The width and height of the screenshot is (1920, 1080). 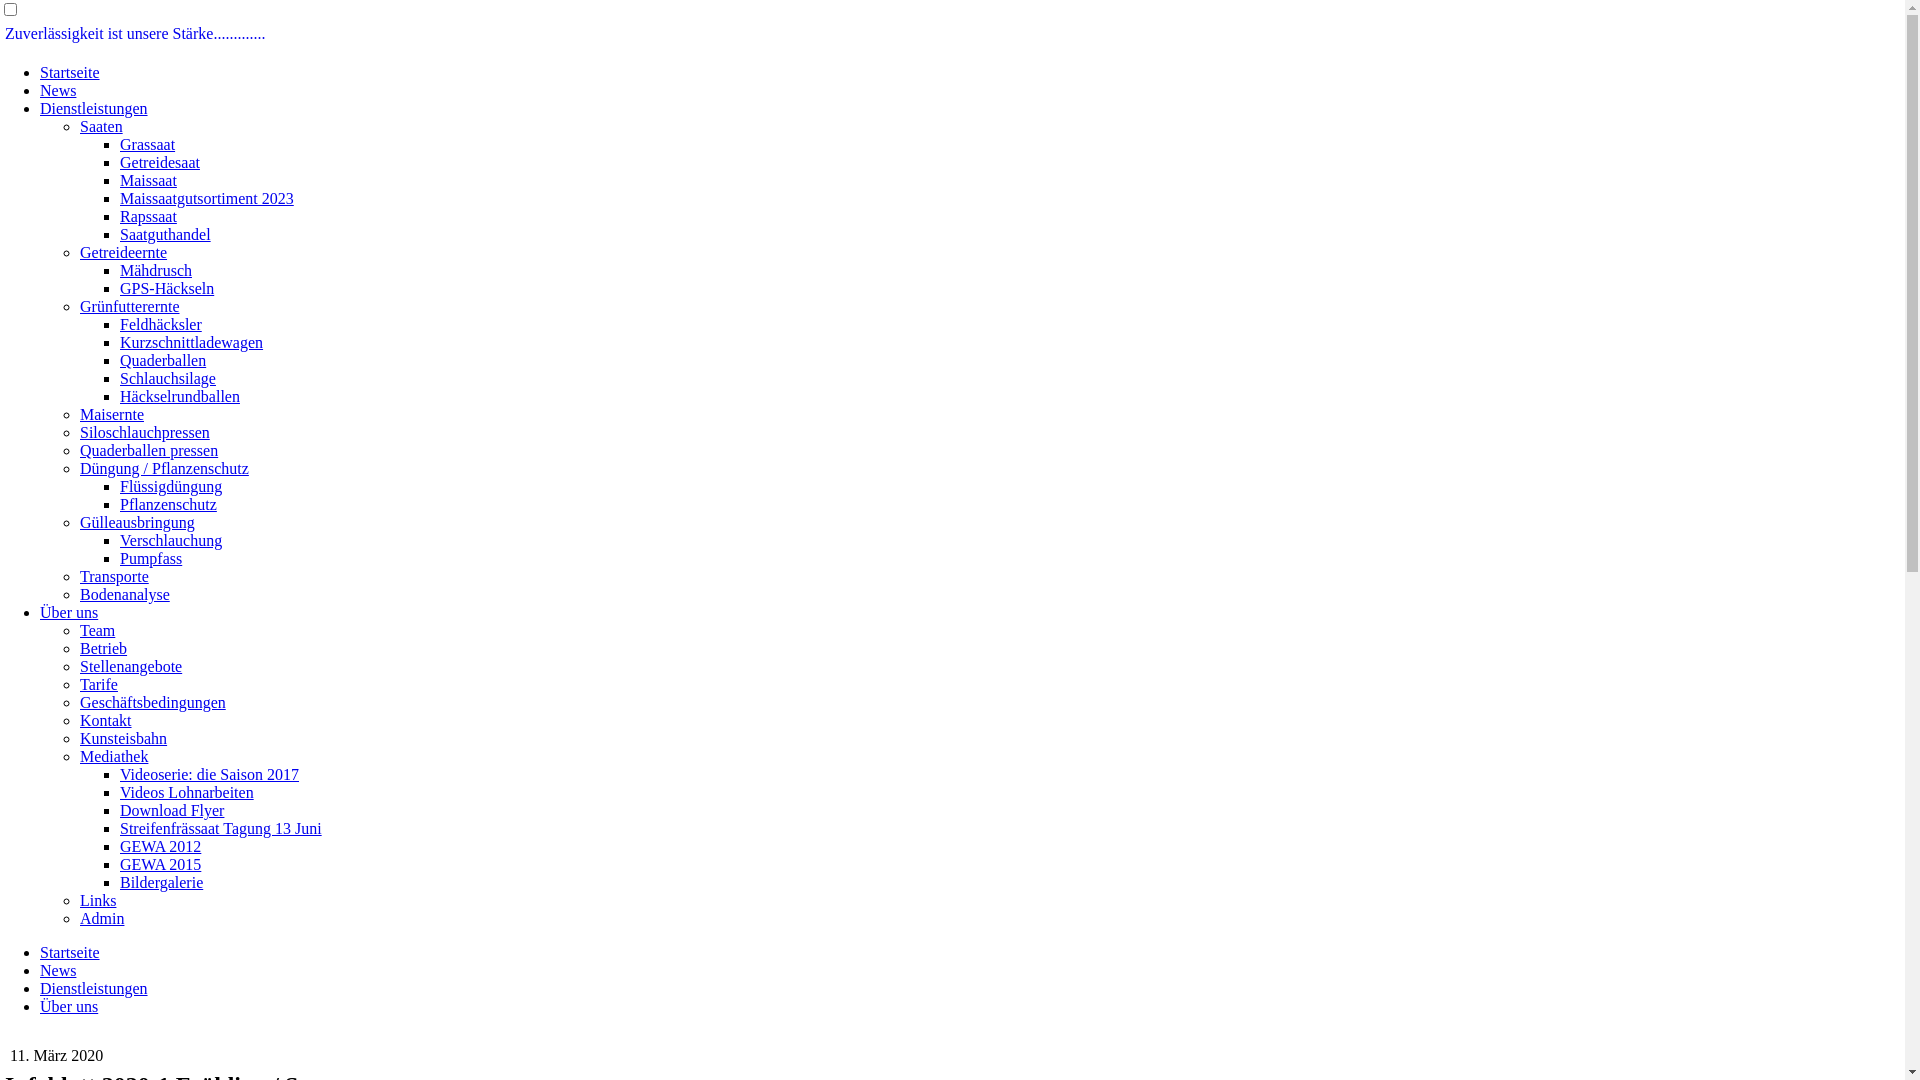 What do you see at coordinates (160, 846) in the screenshot?
I see `'GEWA 2012'` at bounding box center [160, 846].